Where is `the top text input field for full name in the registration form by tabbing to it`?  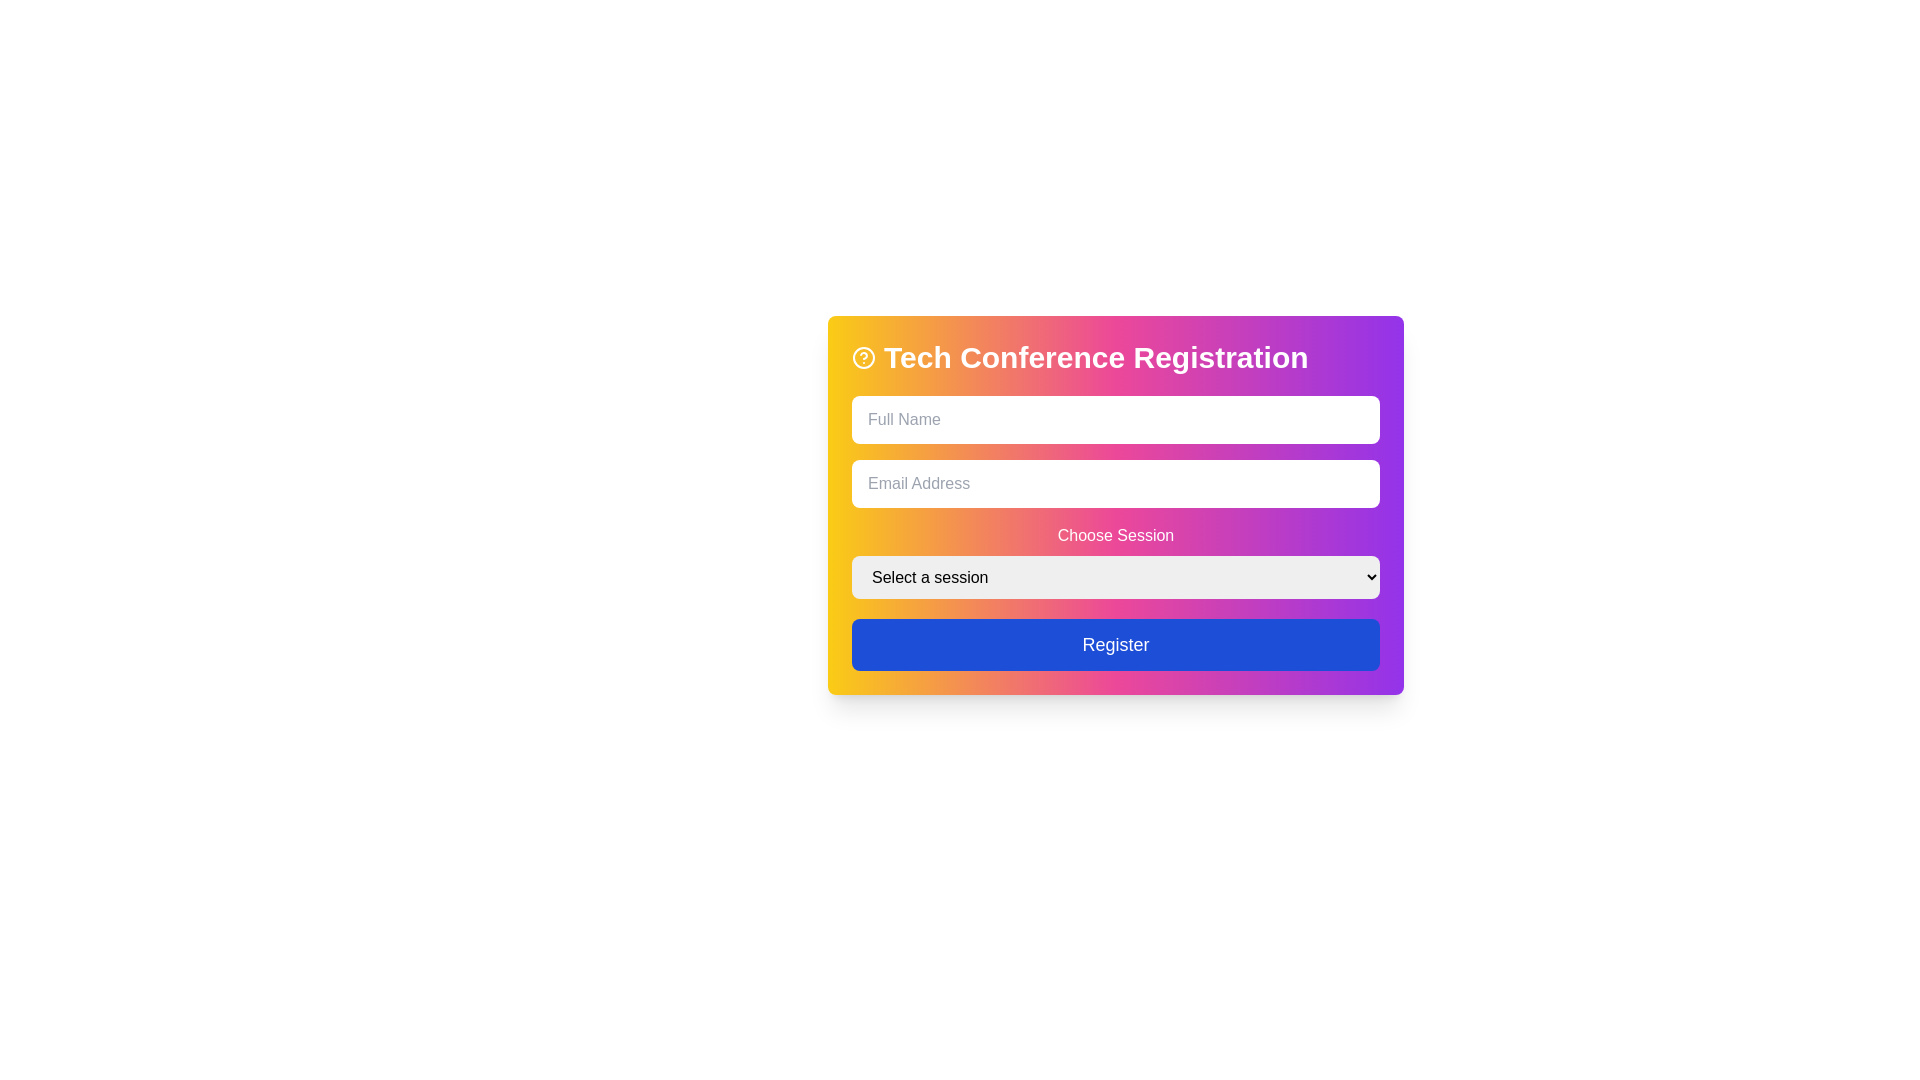 the top text input field for full name in the registration form by tabbing to it is located at coordinates (1115, 419).